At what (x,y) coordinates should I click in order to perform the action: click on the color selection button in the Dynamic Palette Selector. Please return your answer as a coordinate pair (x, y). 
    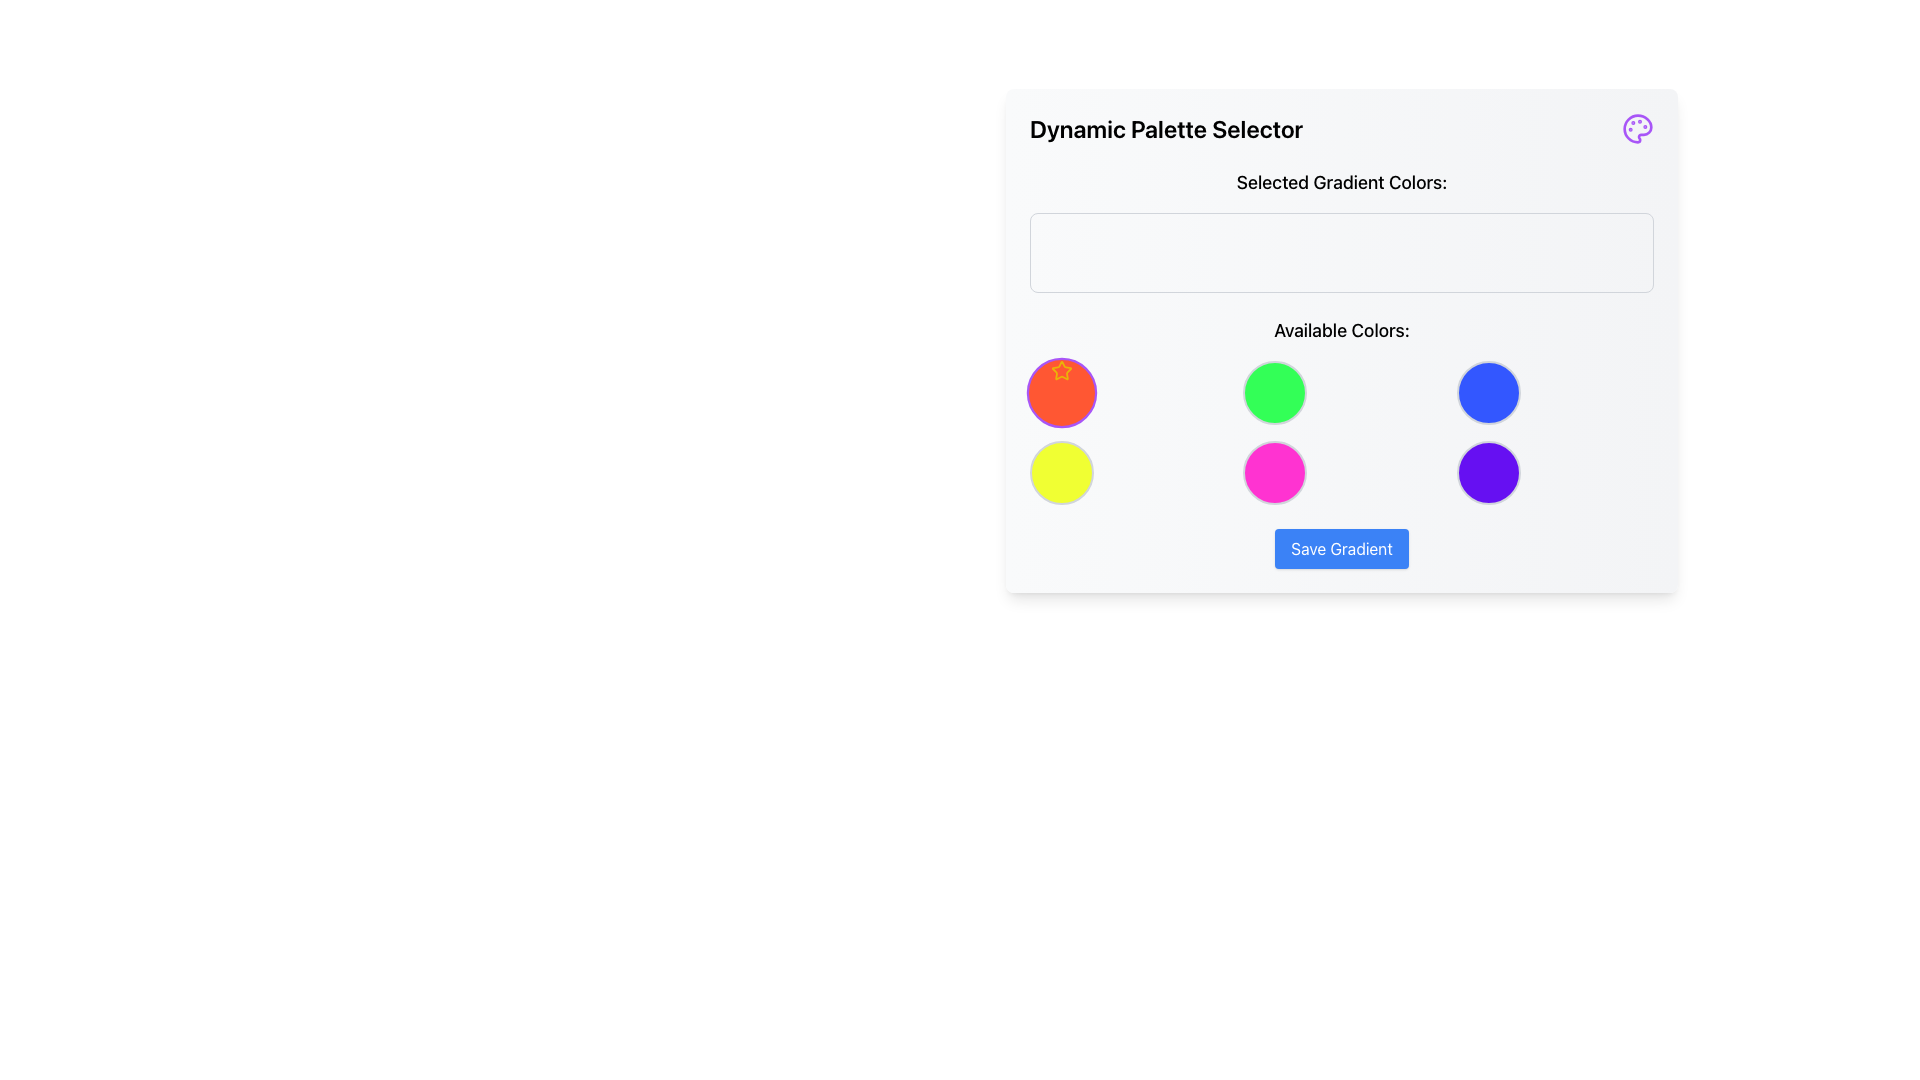
    Looking at the image, I should click on (1060, 393).